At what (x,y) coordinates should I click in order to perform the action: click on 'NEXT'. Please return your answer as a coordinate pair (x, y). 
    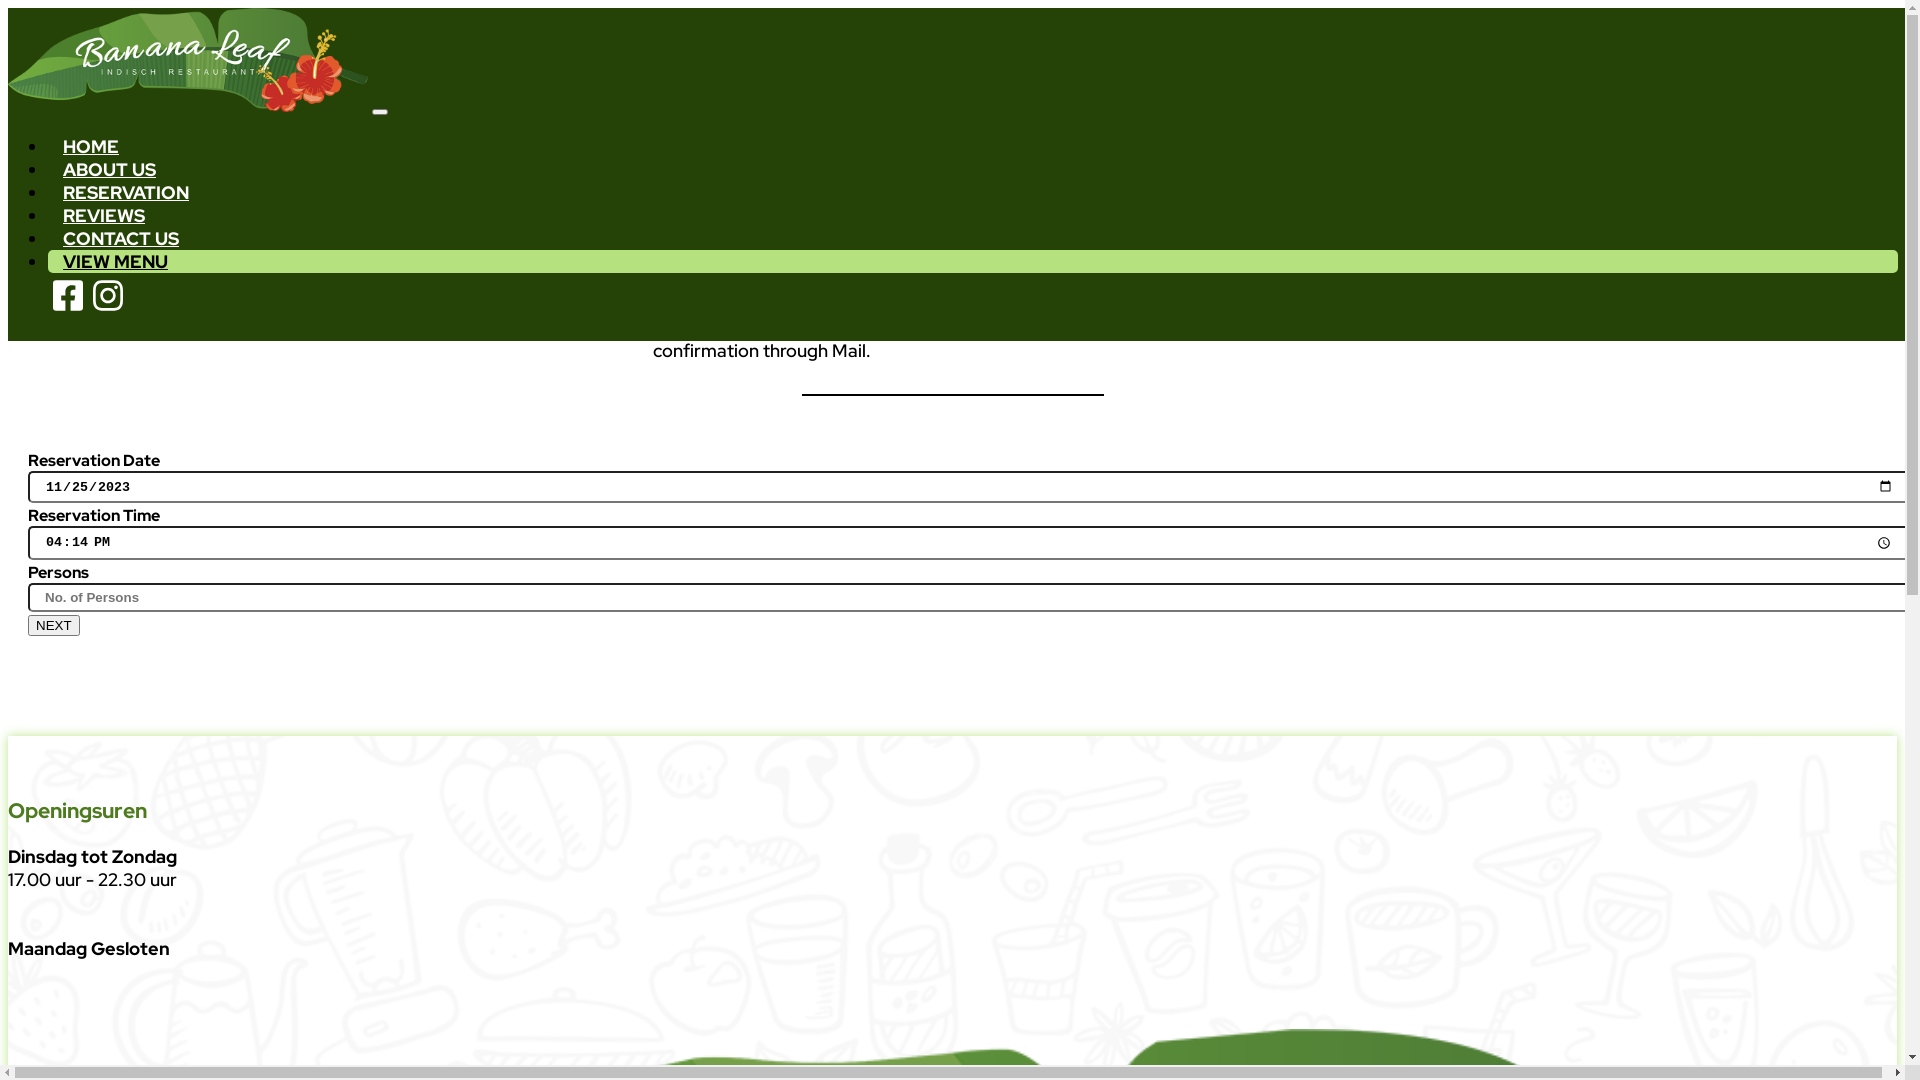
    Looking at the image, I should click on (53, 624).